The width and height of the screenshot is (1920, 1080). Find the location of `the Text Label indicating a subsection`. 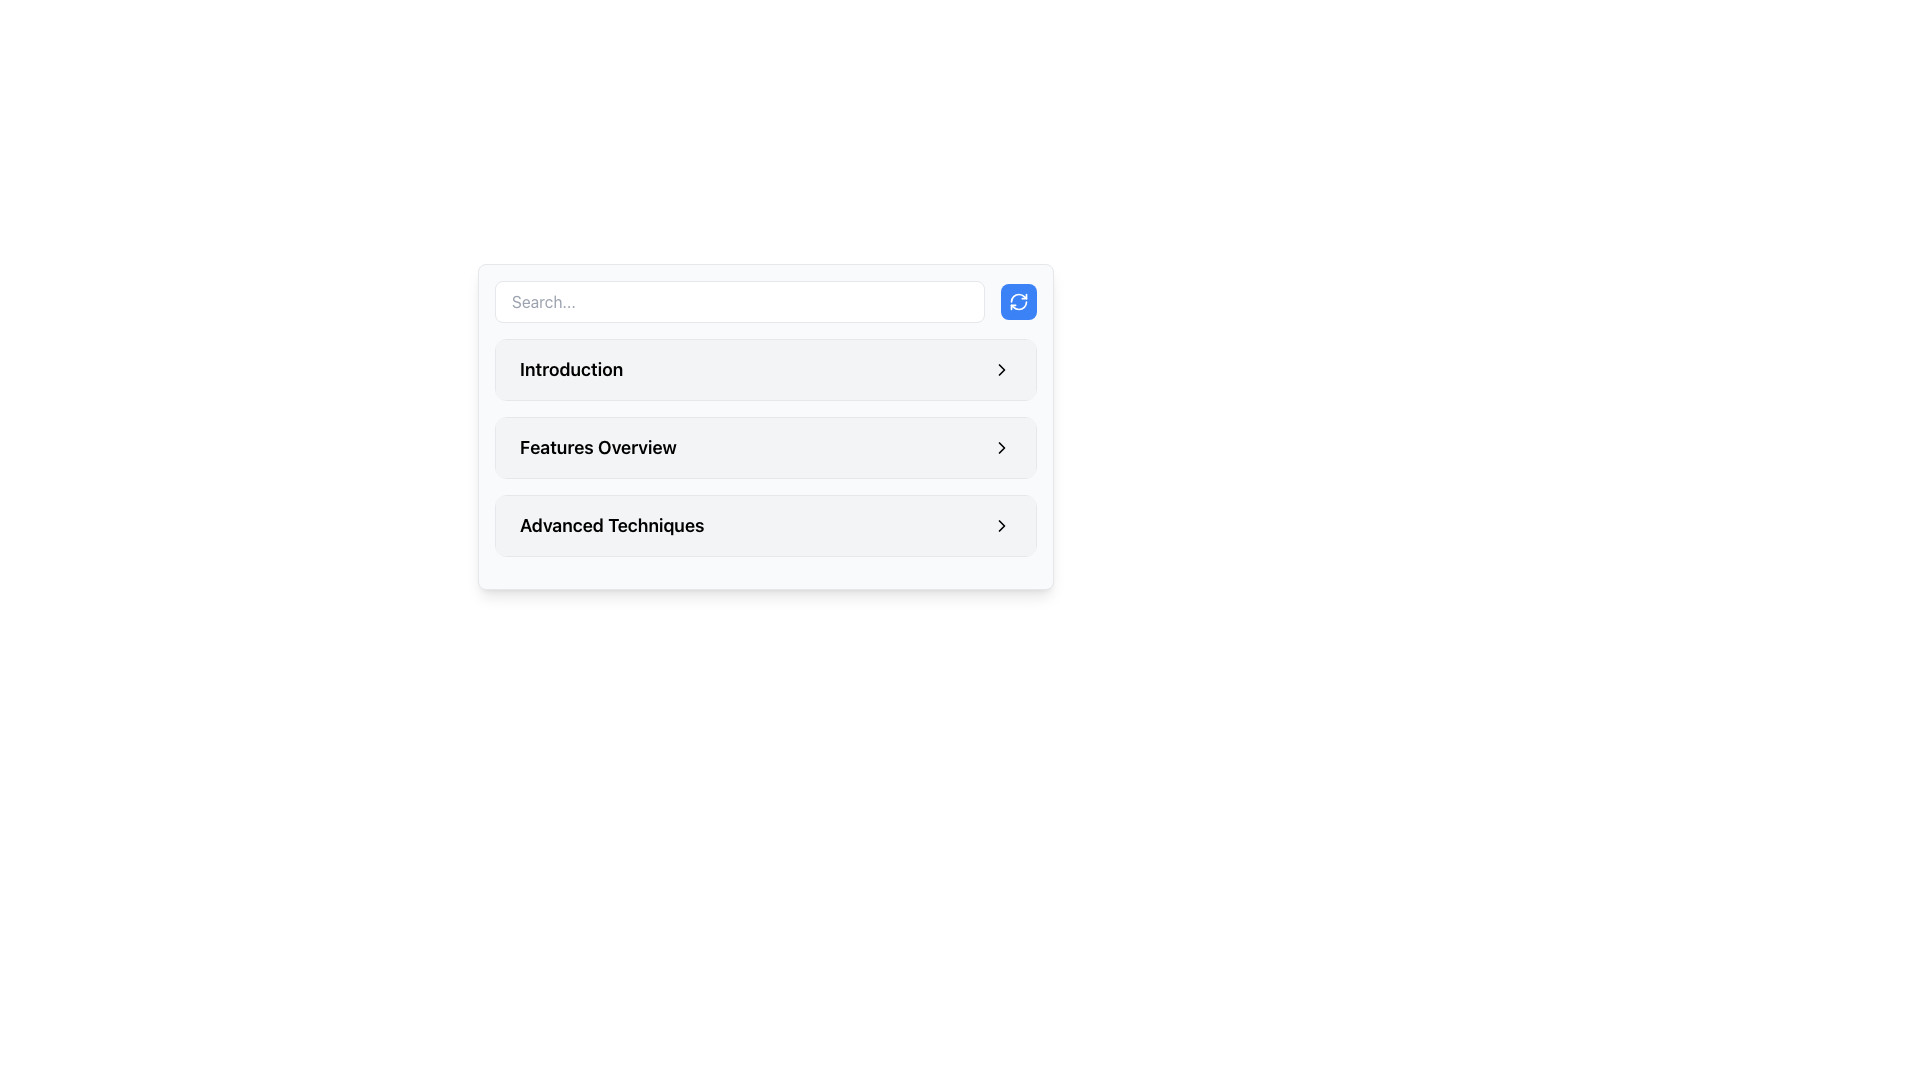

the Text Label indicating a subsection is located at coordinates (611, 524).